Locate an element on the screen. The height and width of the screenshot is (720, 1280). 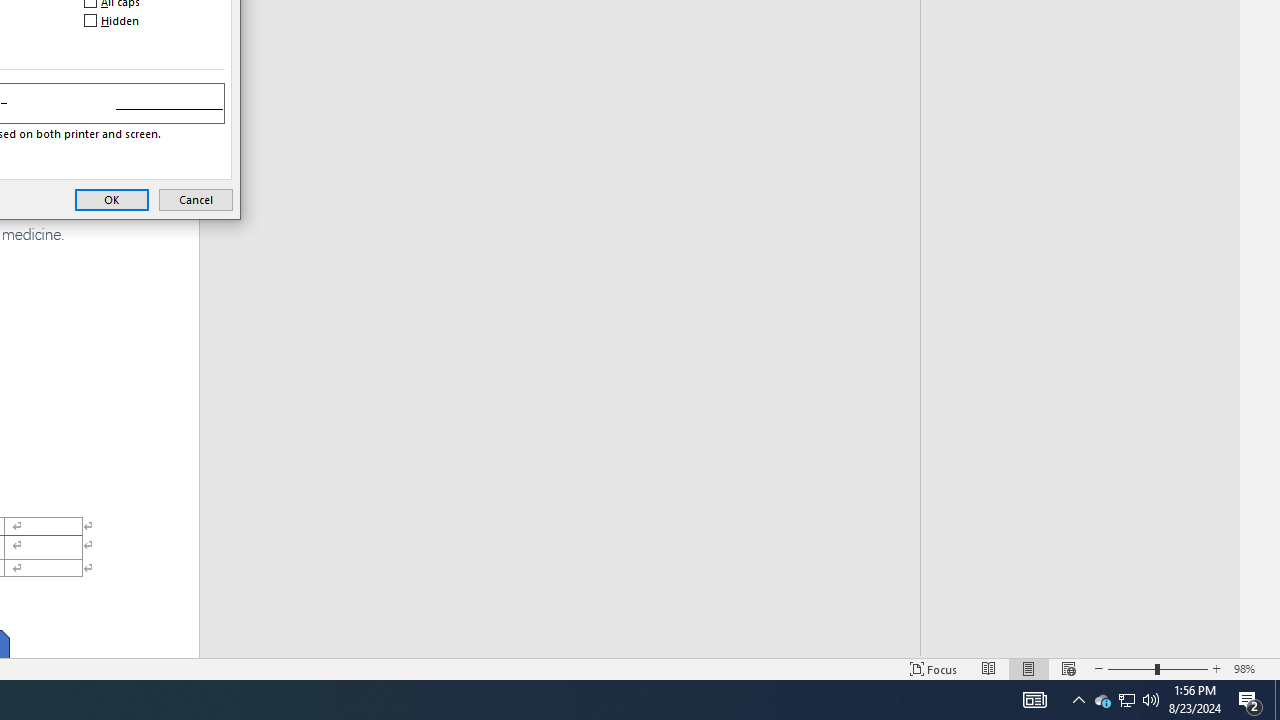
'Q2790: 100%' is located at coordinates (1151, 698).